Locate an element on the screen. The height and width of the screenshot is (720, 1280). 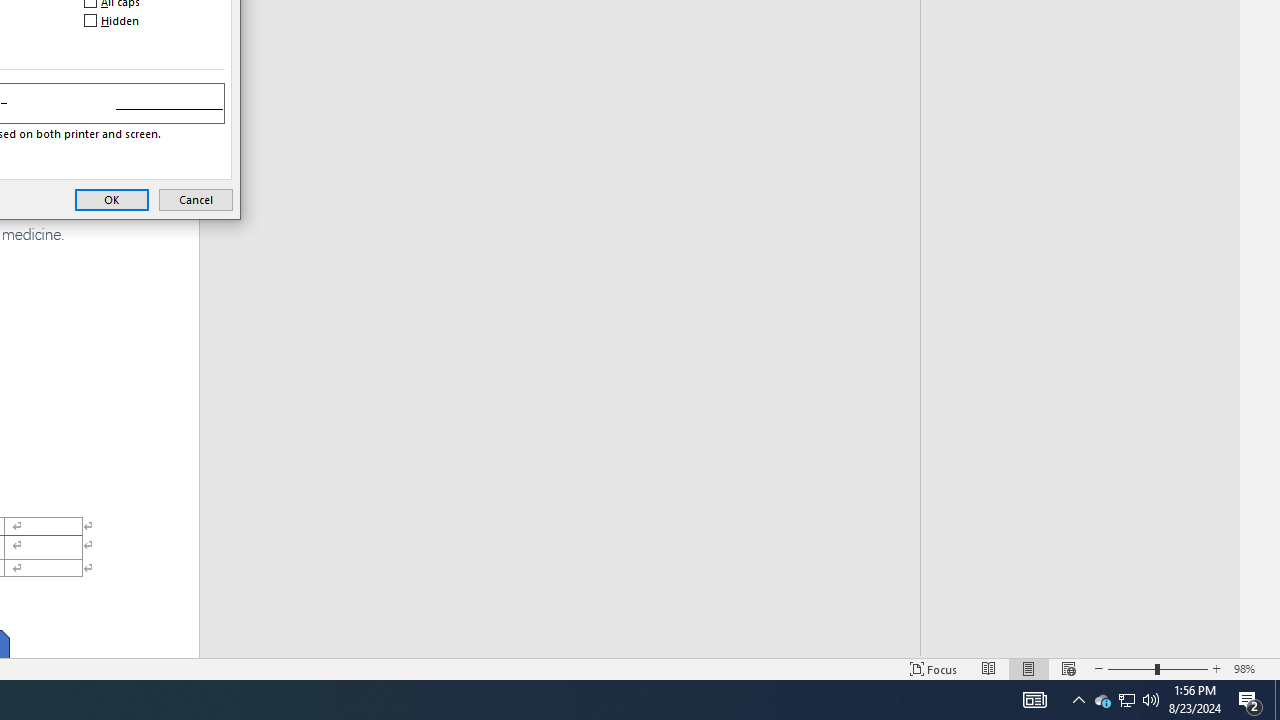
'Q2790: 100%' is located at coordinates (1151, 698).